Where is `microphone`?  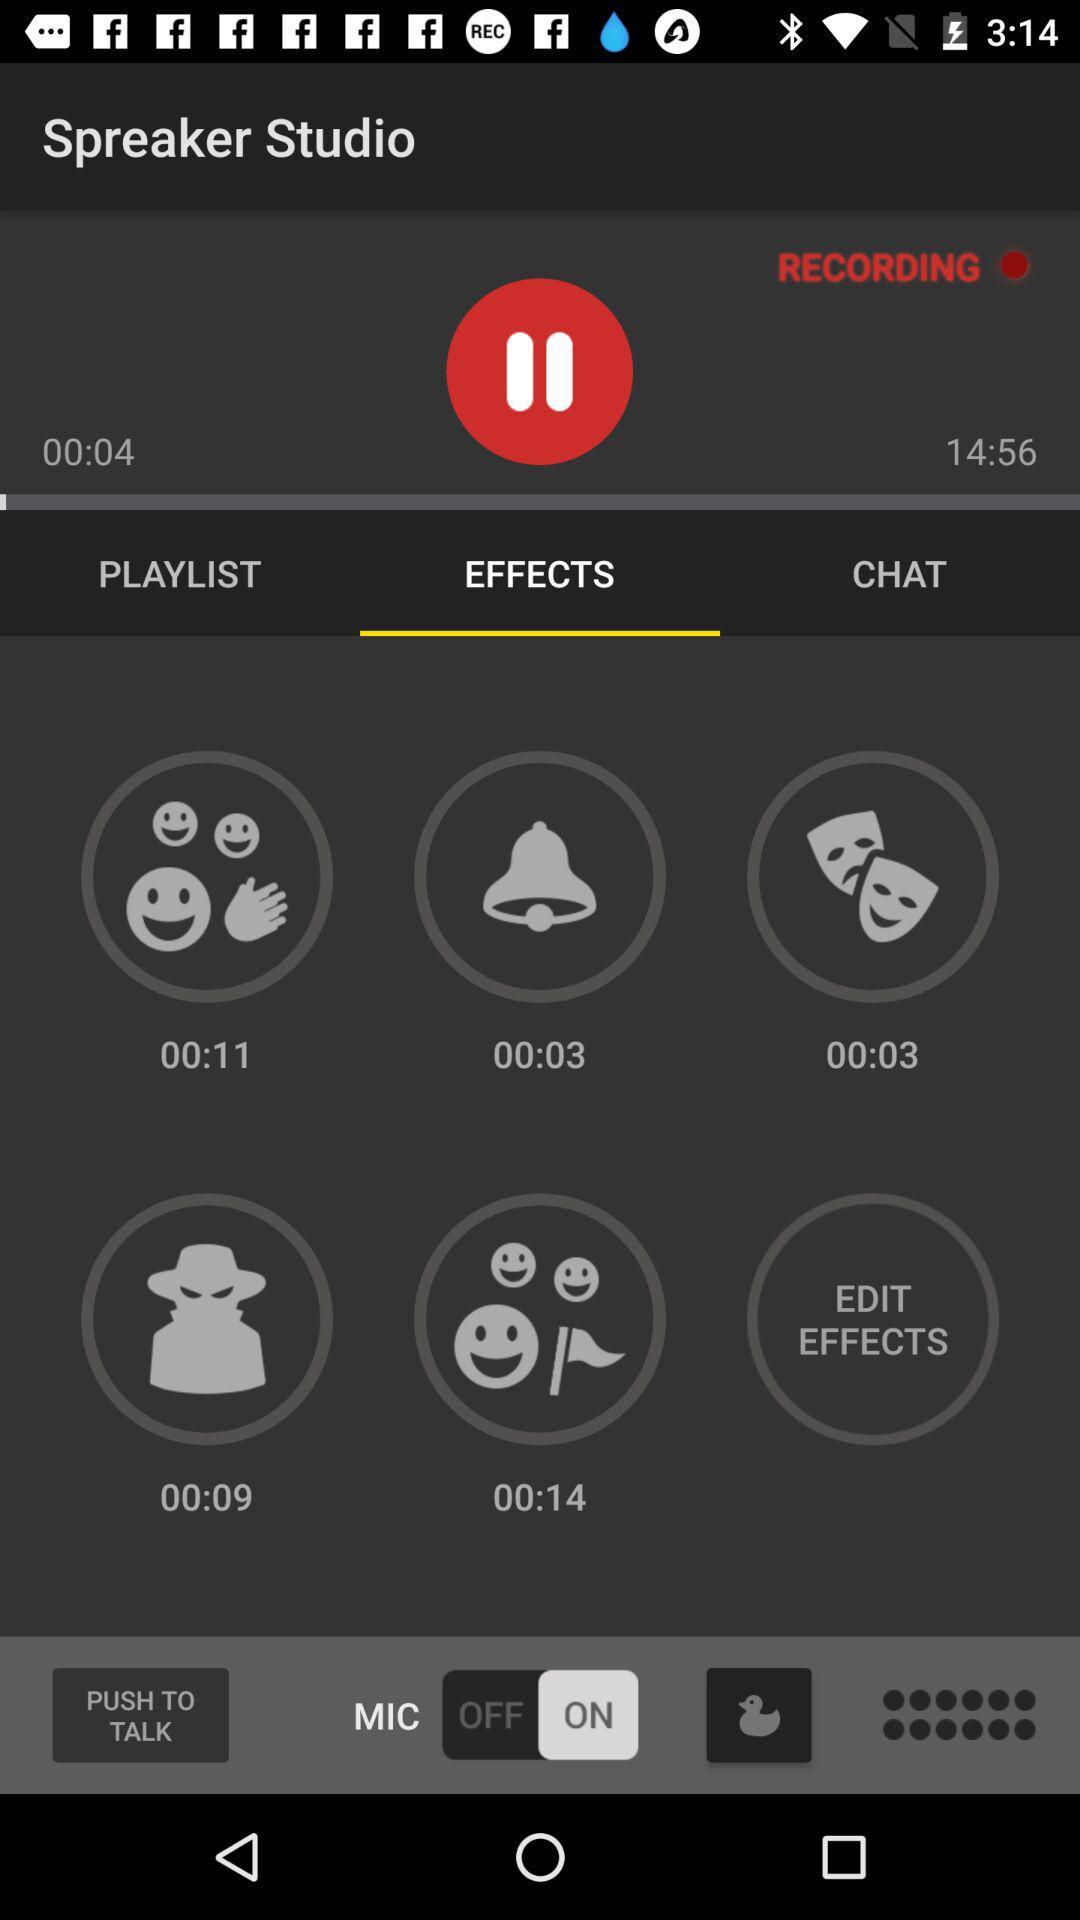 microphone is located at coordinates (538, 1713).